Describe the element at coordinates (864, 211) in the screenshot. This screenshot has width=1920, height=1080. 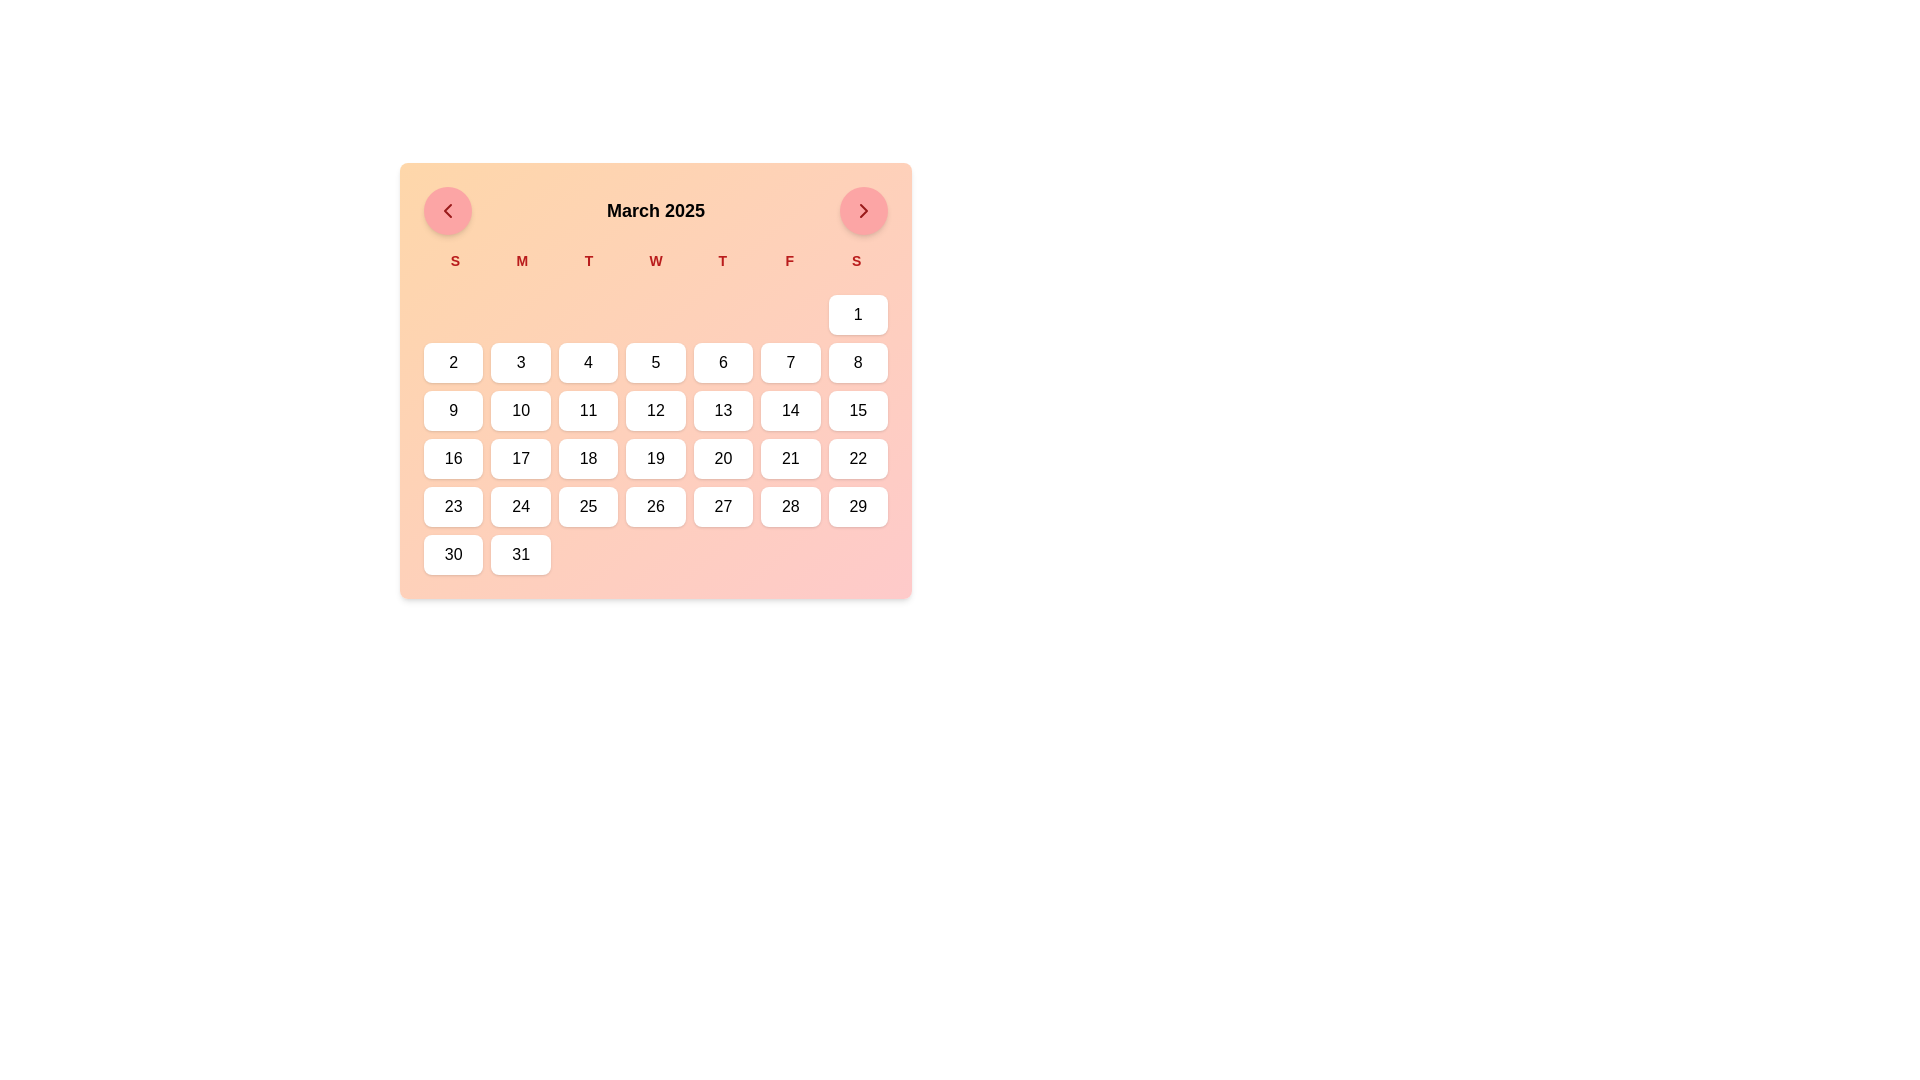
I see `the navigation icon located at the top-right side of the calendar grid to trigger navigation to the next period` at that location.